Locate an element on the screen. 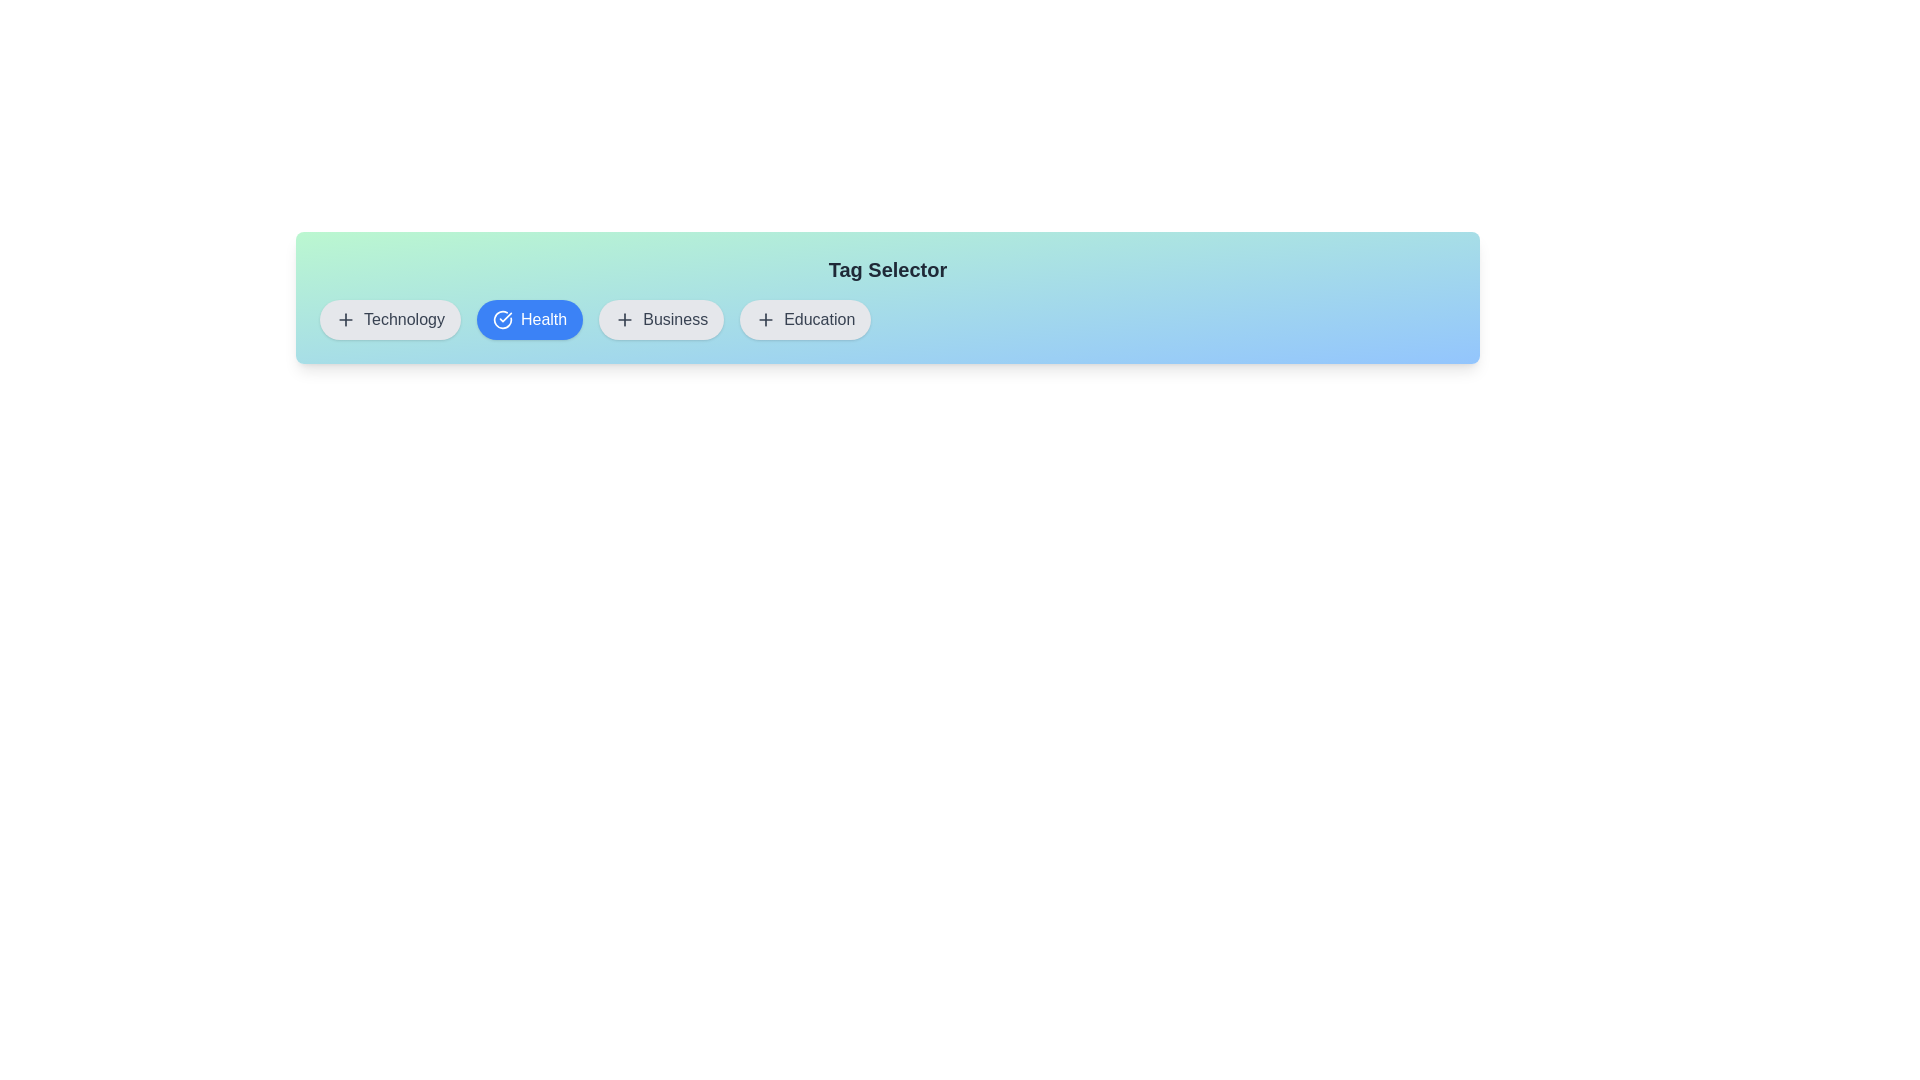 The width and height of the screenshot is (1920, 1080). the tag Technology by clicking on it is located at coordinates (389, 319).